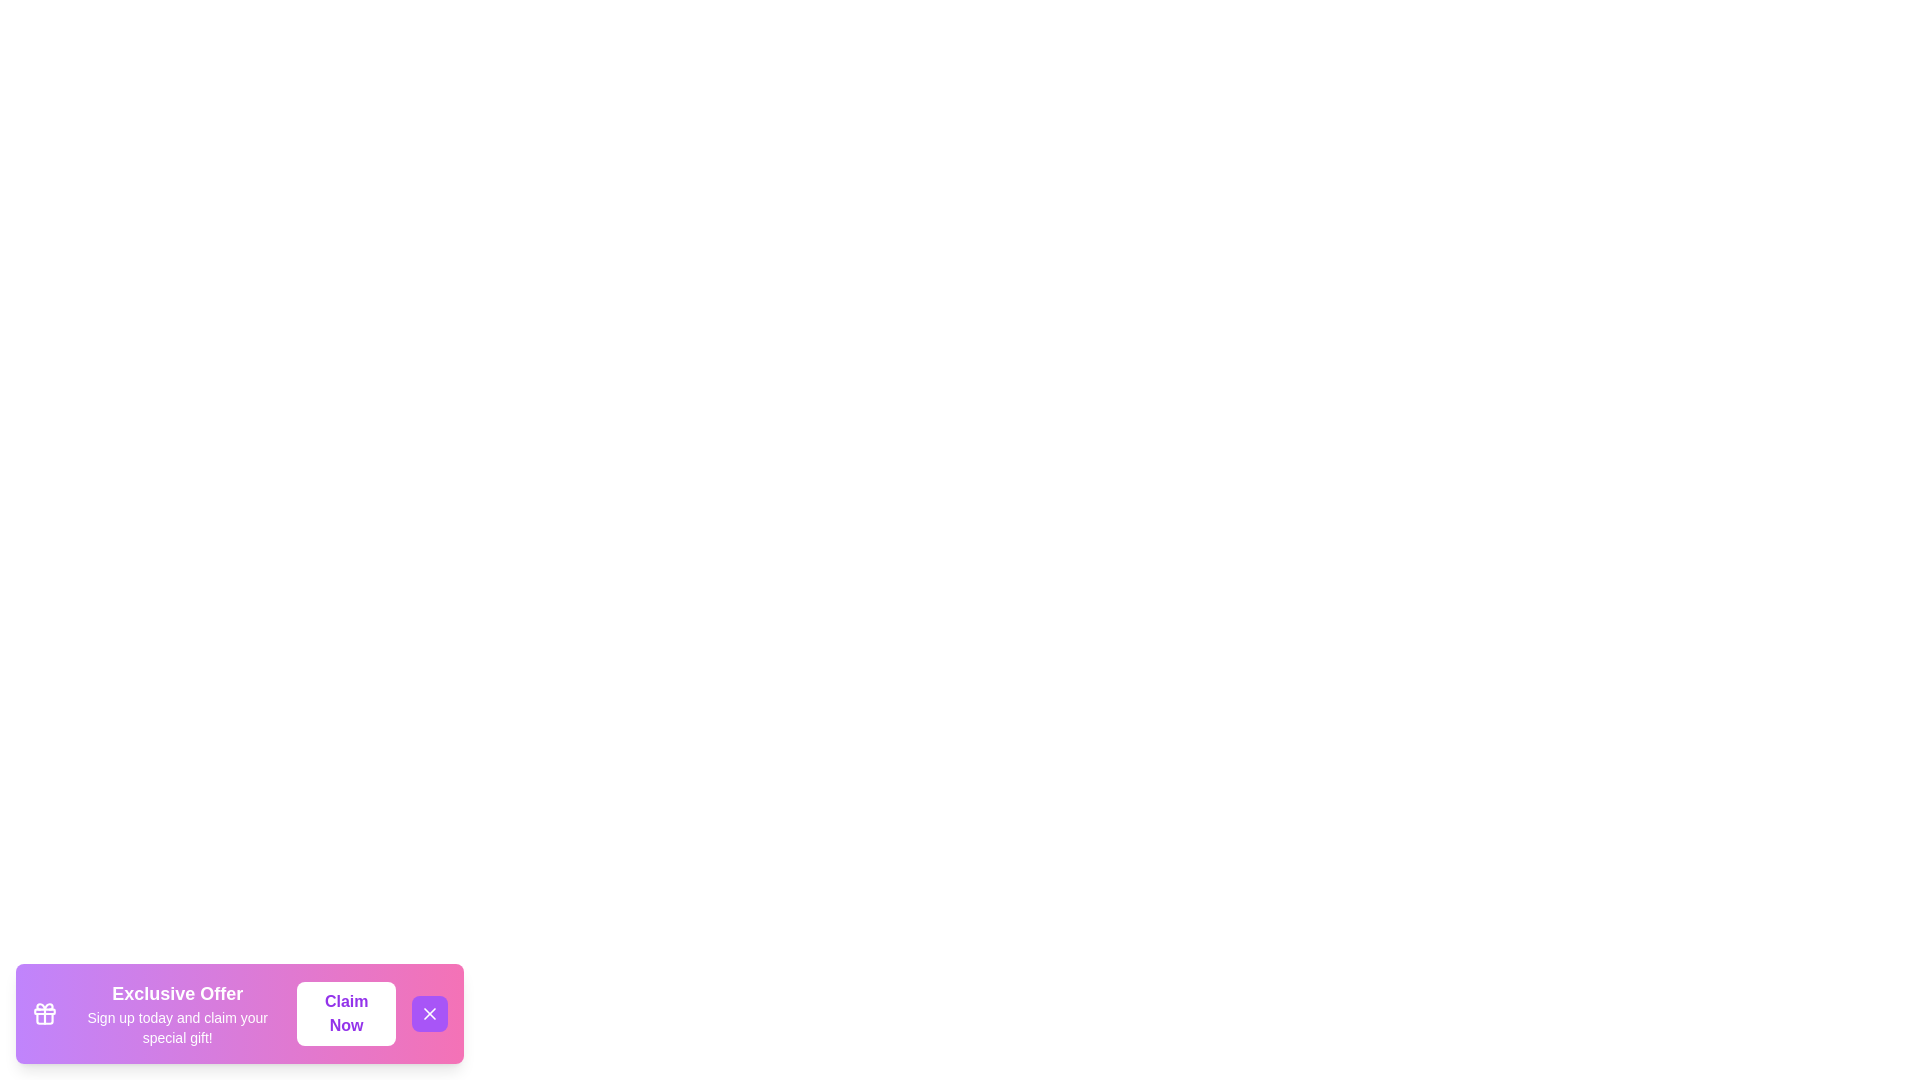 The height and width of the screenshot is (1080, 1920). Describe the element at coordinates (346, 1014) in the screenshot. I see `the 'Claim Now' button to claim the offer` at that location.